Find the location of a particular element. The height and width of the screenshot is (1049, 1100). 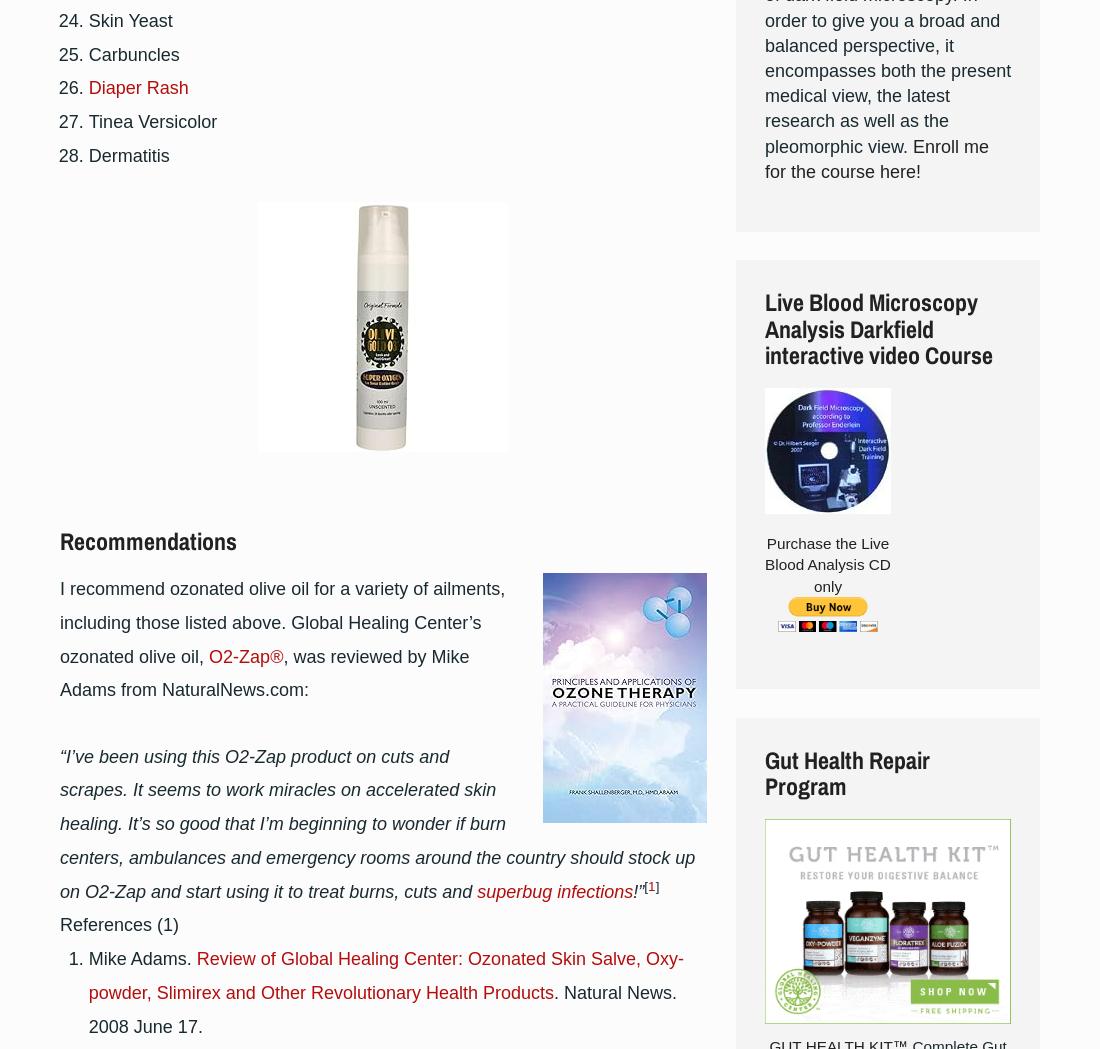

'Live Blood Microscopy Analysis Darkfield interactive video Course' is located at coordinates (878, 327).